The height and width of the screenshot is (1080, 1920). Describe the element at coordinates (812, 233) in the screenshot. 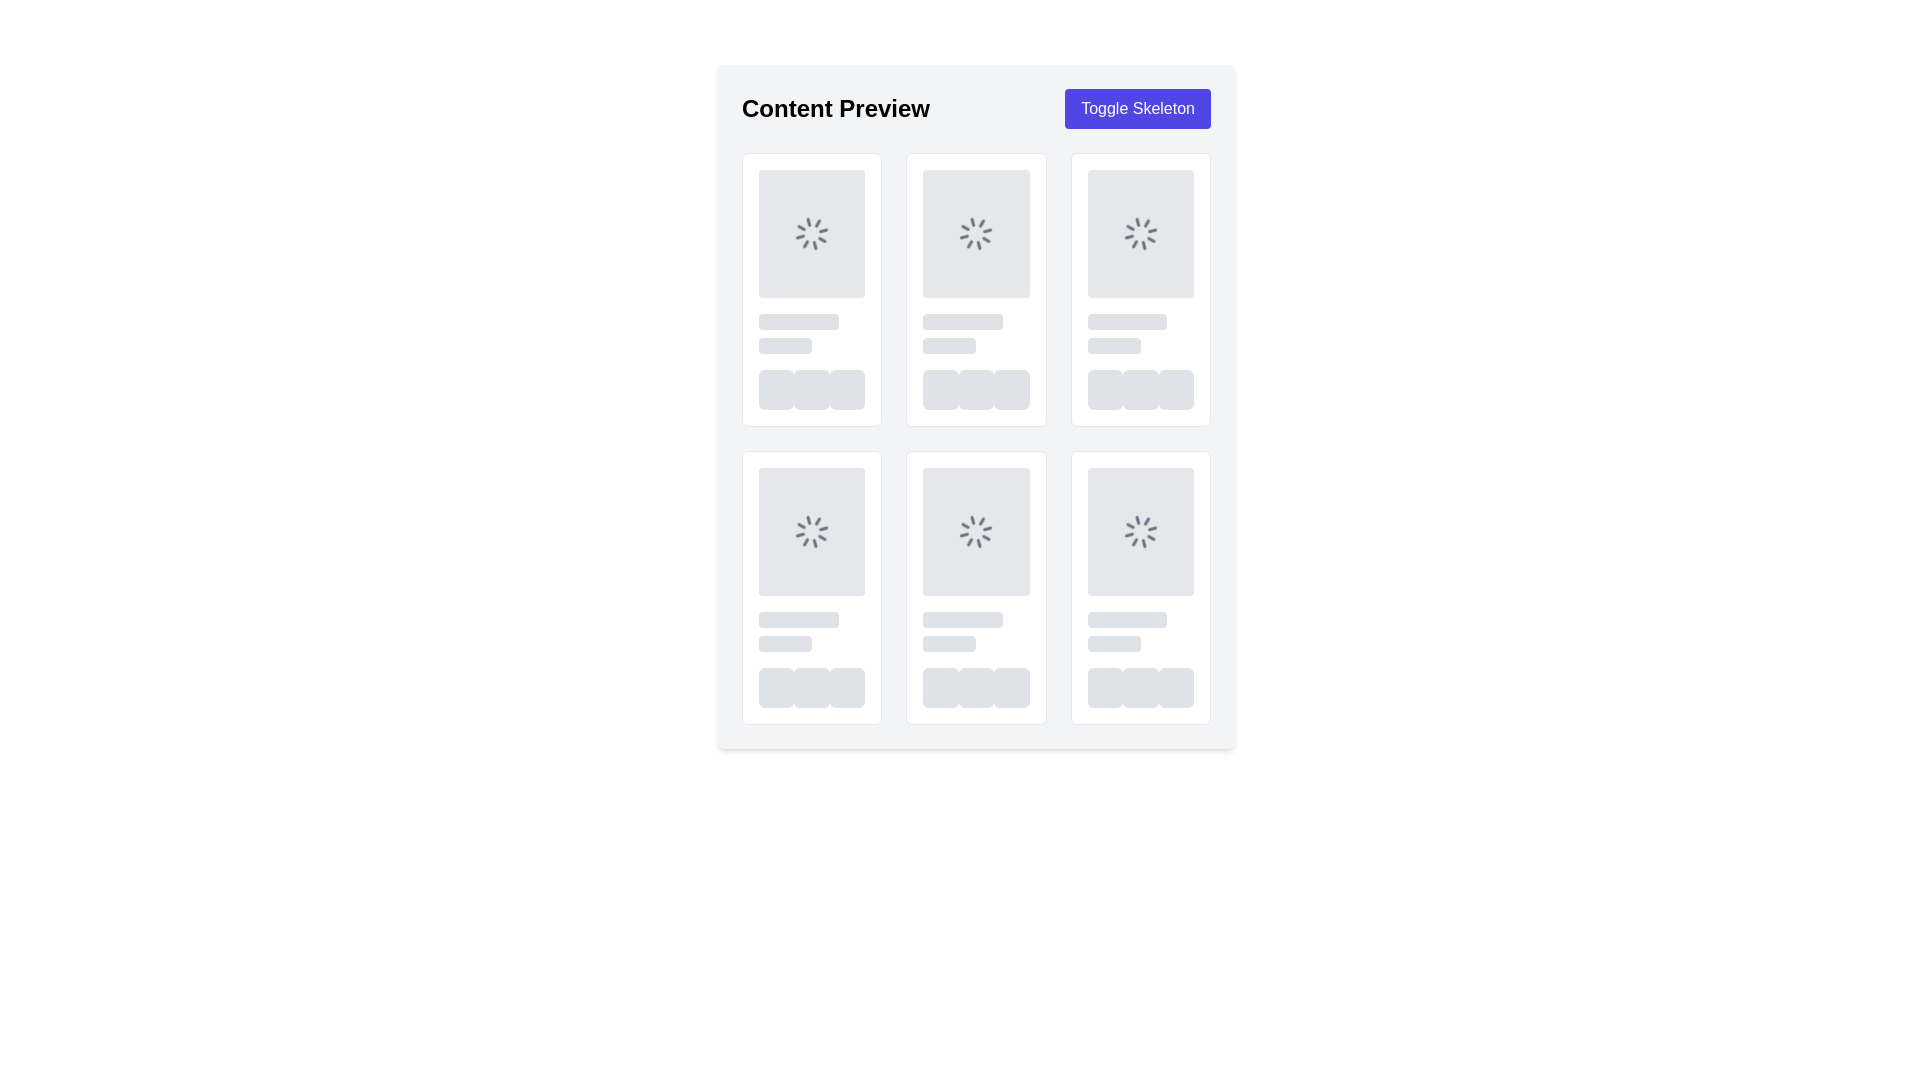

I see `the loading spinner, which serves as a visual indicator for a loading or processing state, located in the first cell of a grid-like layout` at that location.